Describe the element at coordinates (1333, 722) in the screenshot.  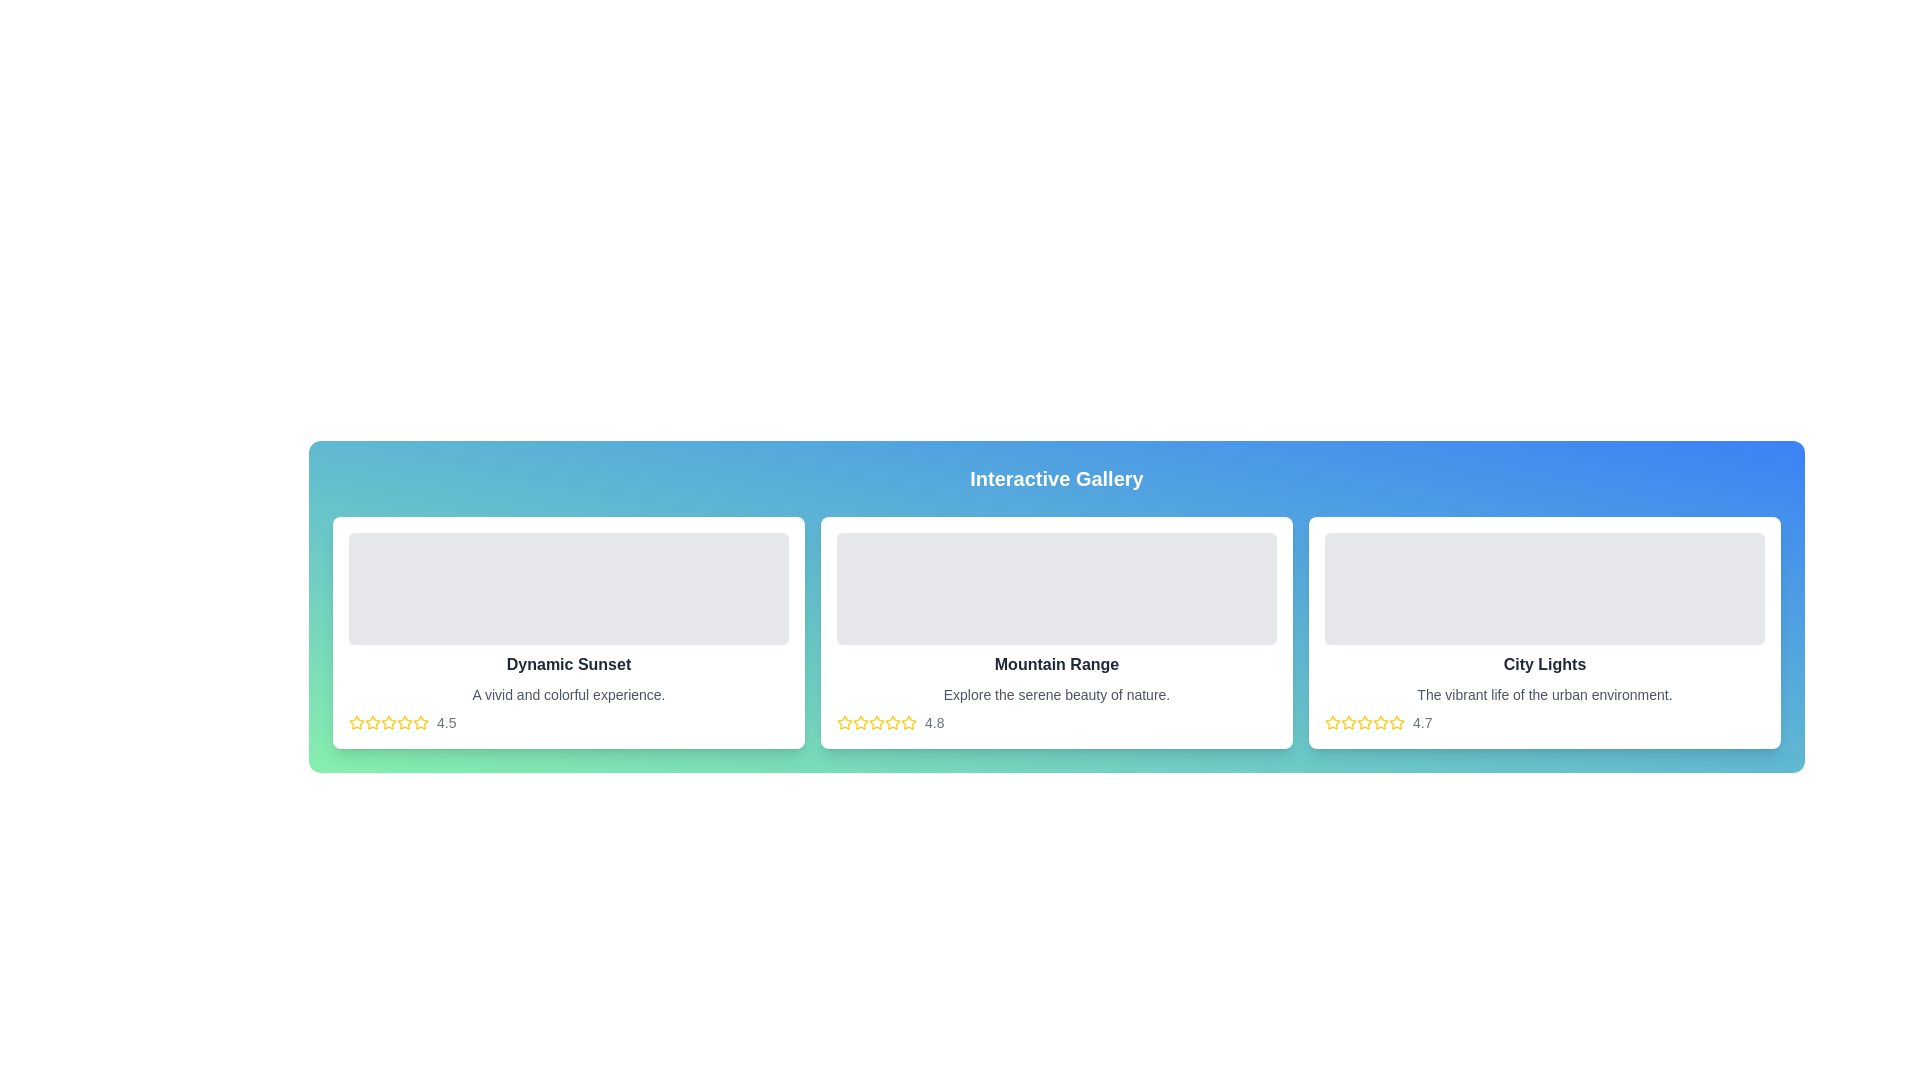
I see `the first star icon in the rating system for 'City Lights' to provide visual feedback` at that location.